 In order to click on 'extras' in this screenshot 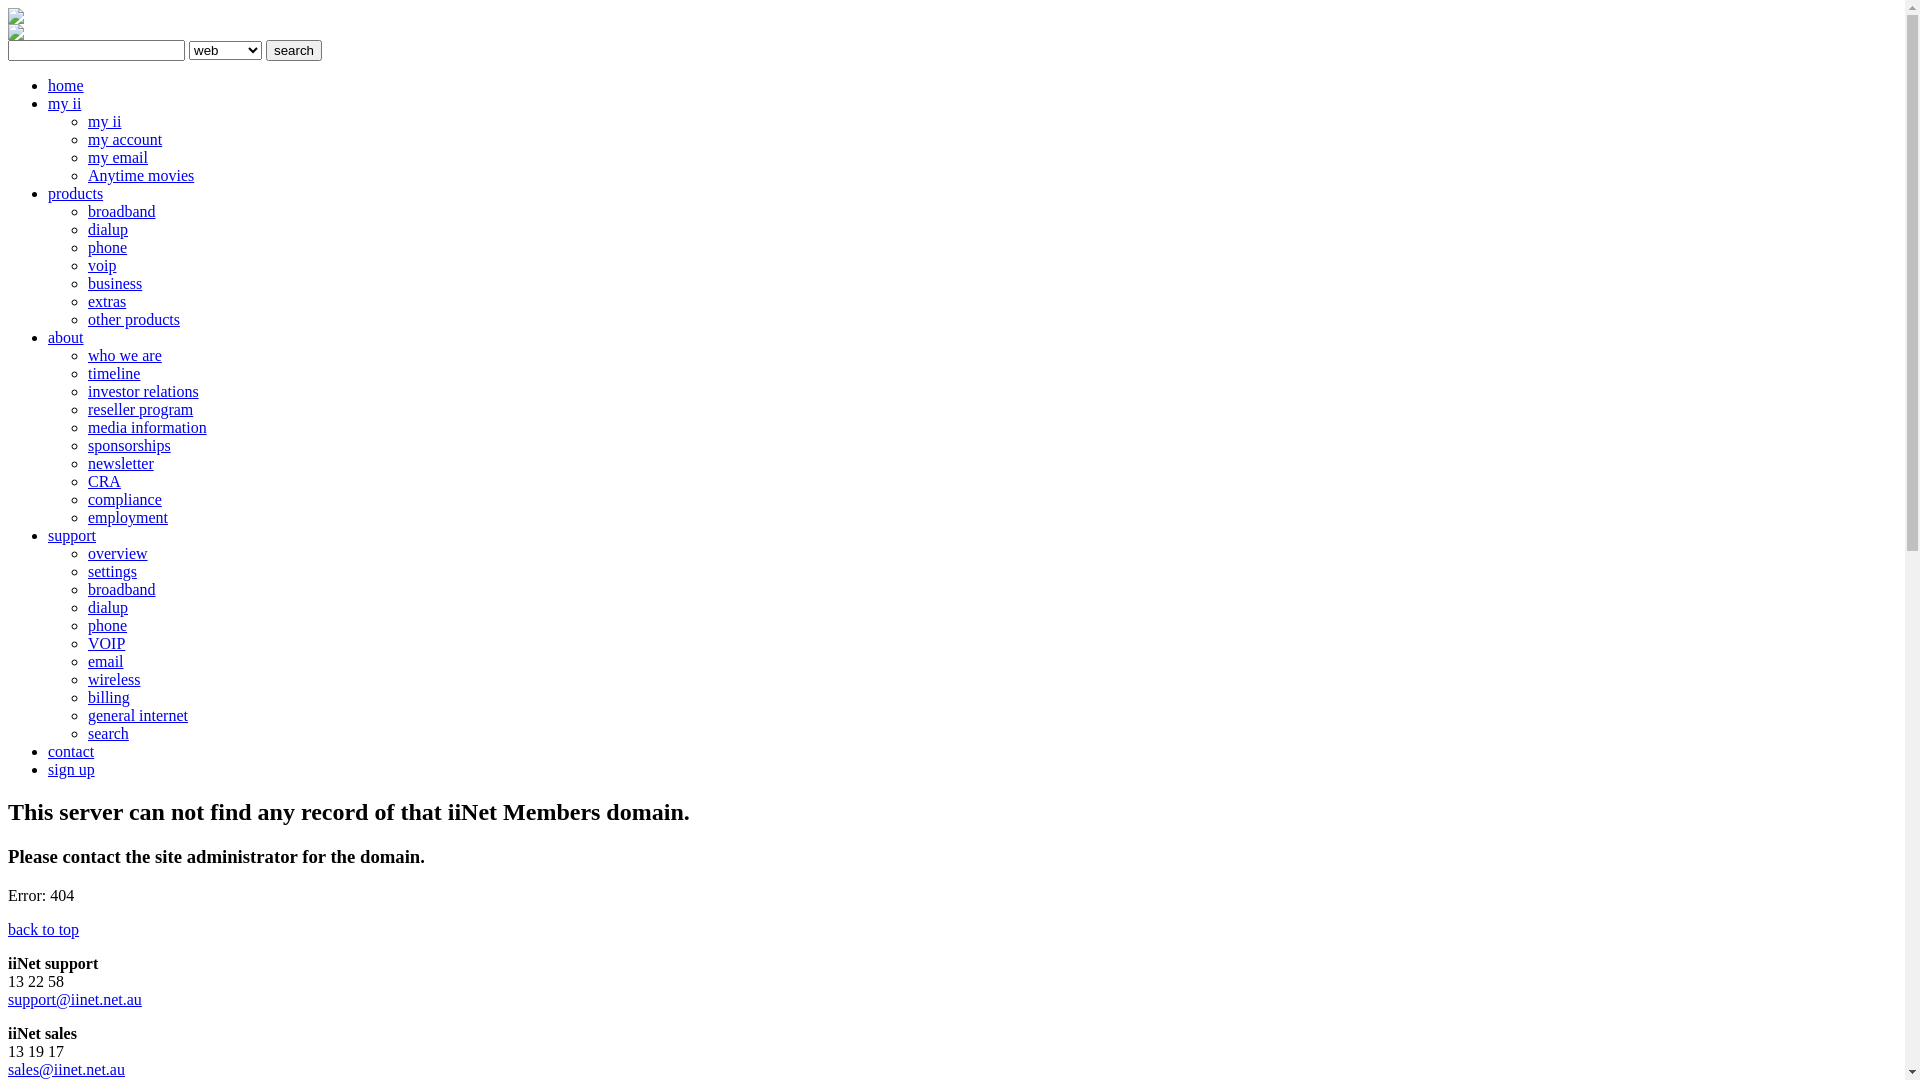, I will do `click(86, 301)`.